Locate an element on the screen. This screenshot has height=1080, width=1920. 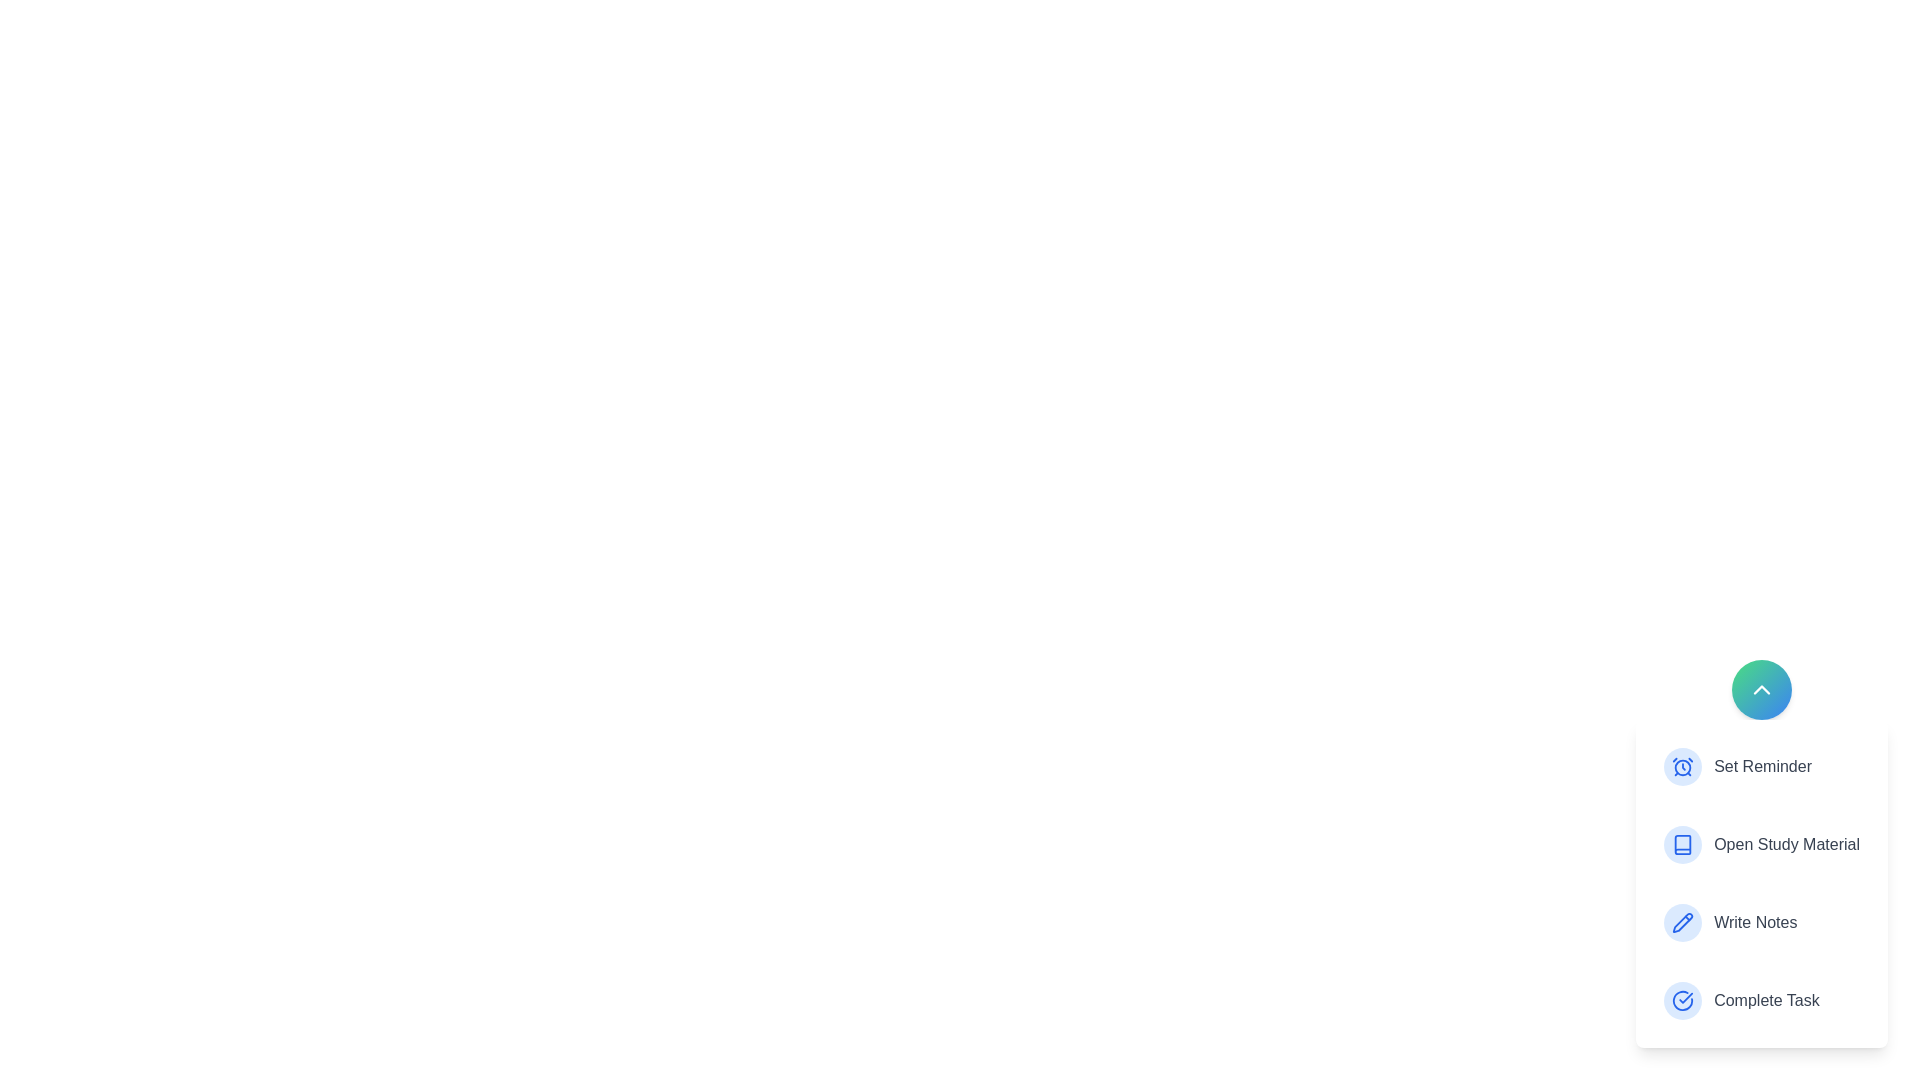
the action Open Study Material from the menu is located at coordinates (1761, 844).